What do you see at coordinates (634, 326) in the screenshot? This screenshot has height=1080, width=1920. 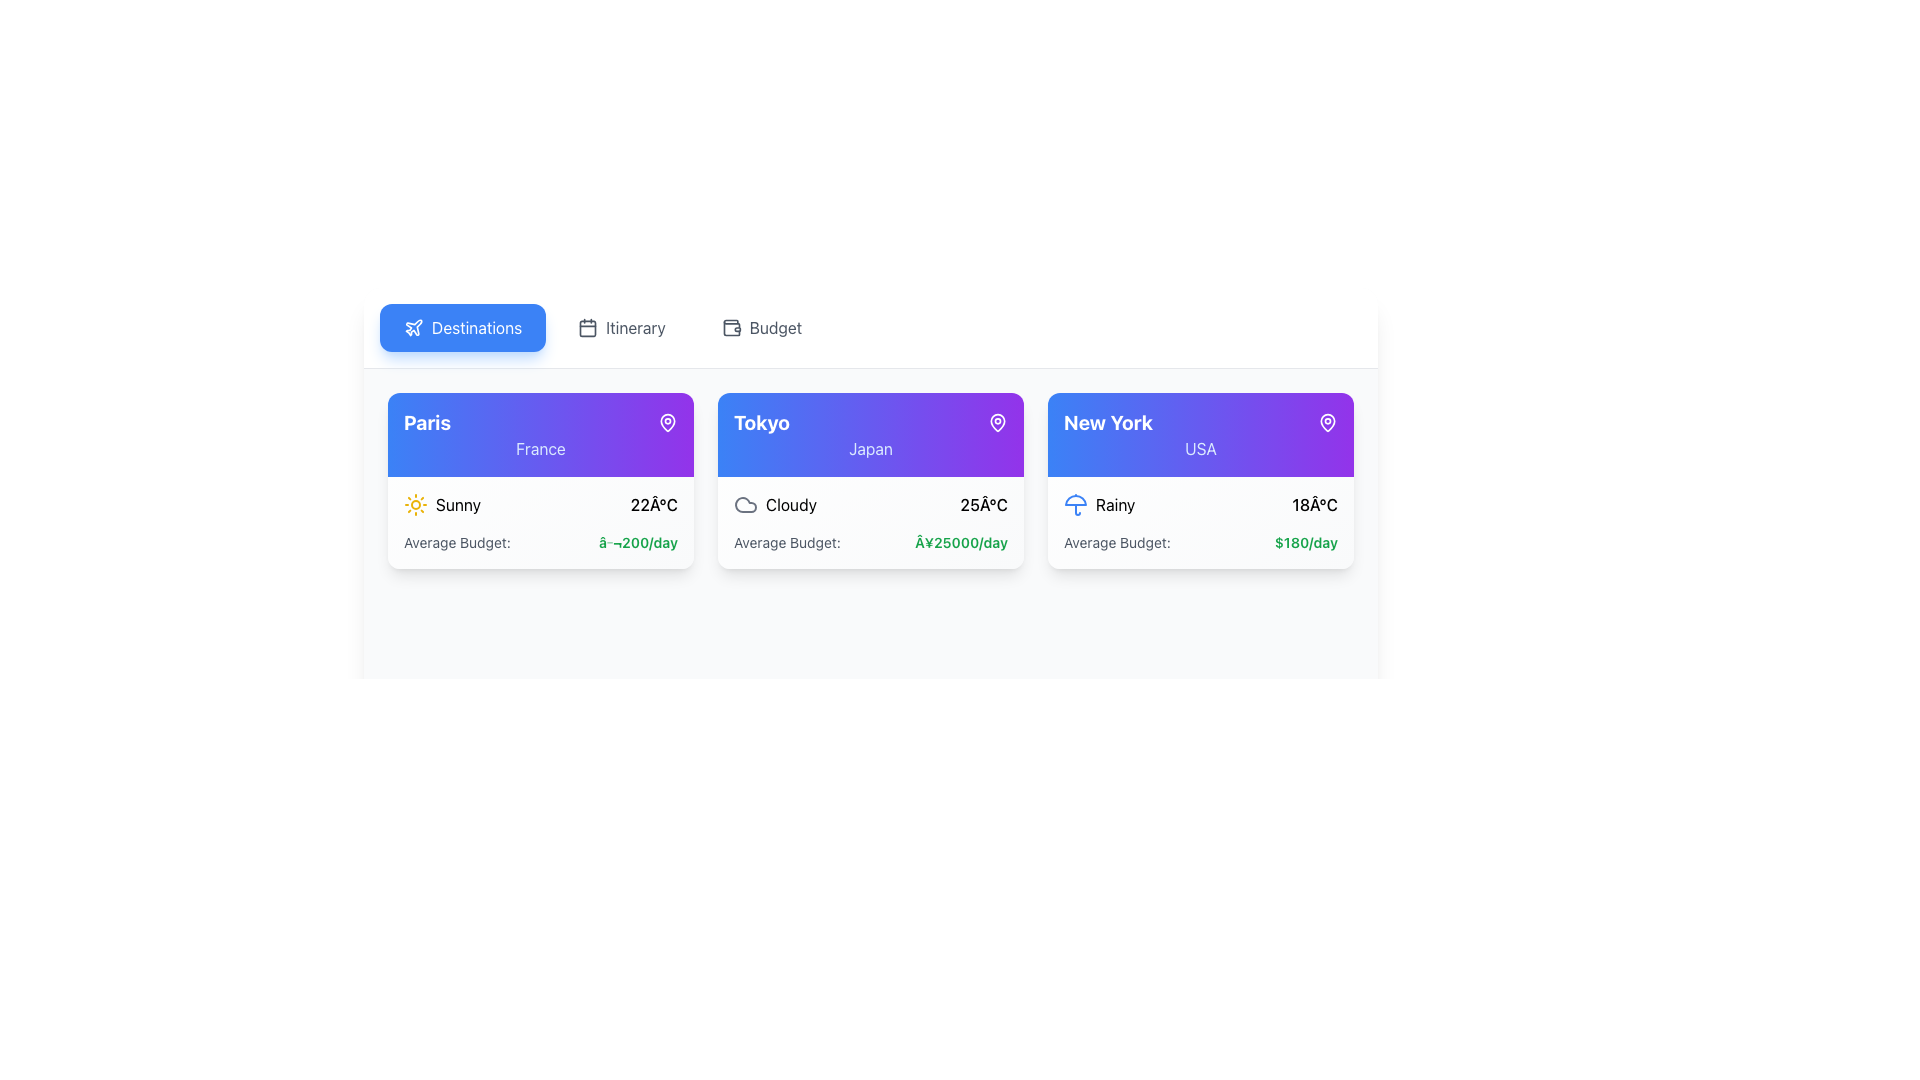 I see `the text label for itineraries located` at bounding box center [634, 326].